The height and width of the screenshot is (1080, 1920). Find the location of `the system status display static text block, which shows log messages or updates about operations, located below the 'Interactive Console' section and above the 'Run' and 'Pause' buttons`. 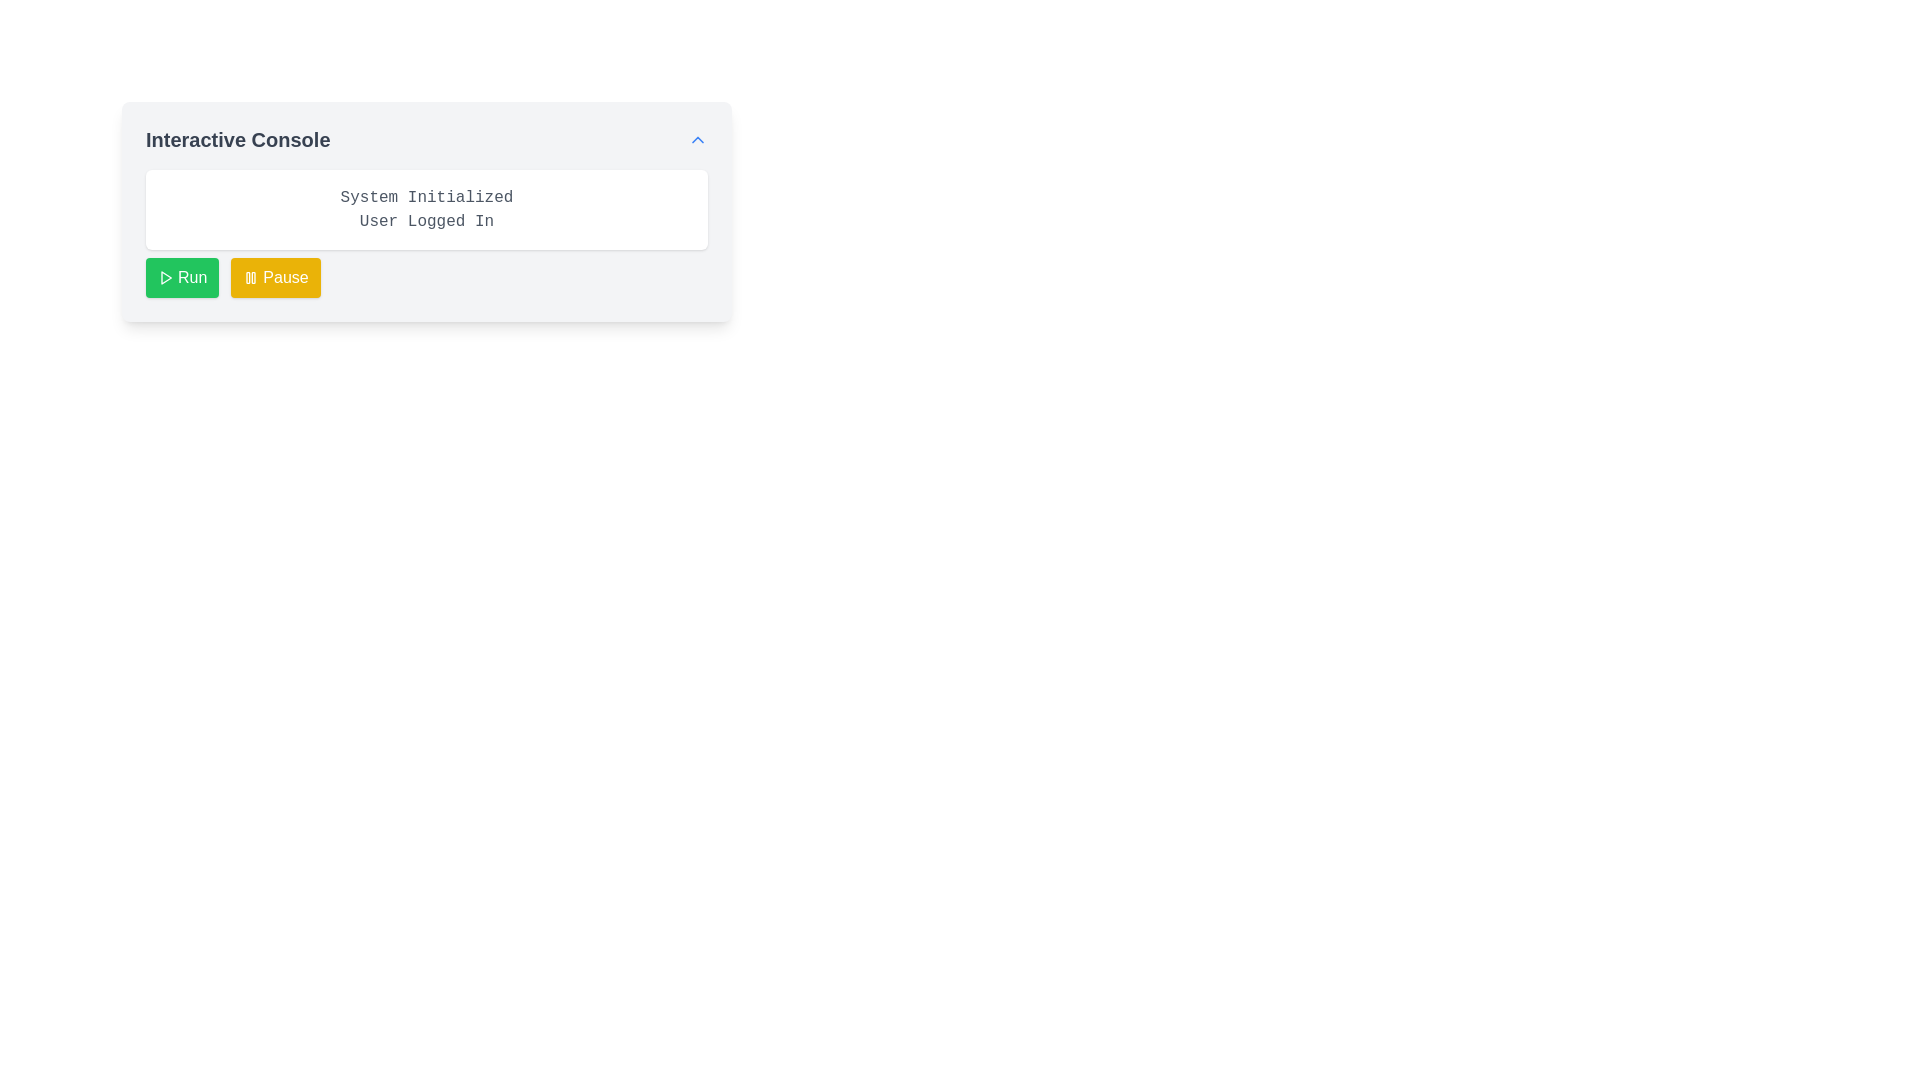

the system status display static text block, which shows log messages or updates about operations, located below the 'Interactive Console' section and above the 'Run' and 'Pause' buttons is located at coordinates (426, 209).